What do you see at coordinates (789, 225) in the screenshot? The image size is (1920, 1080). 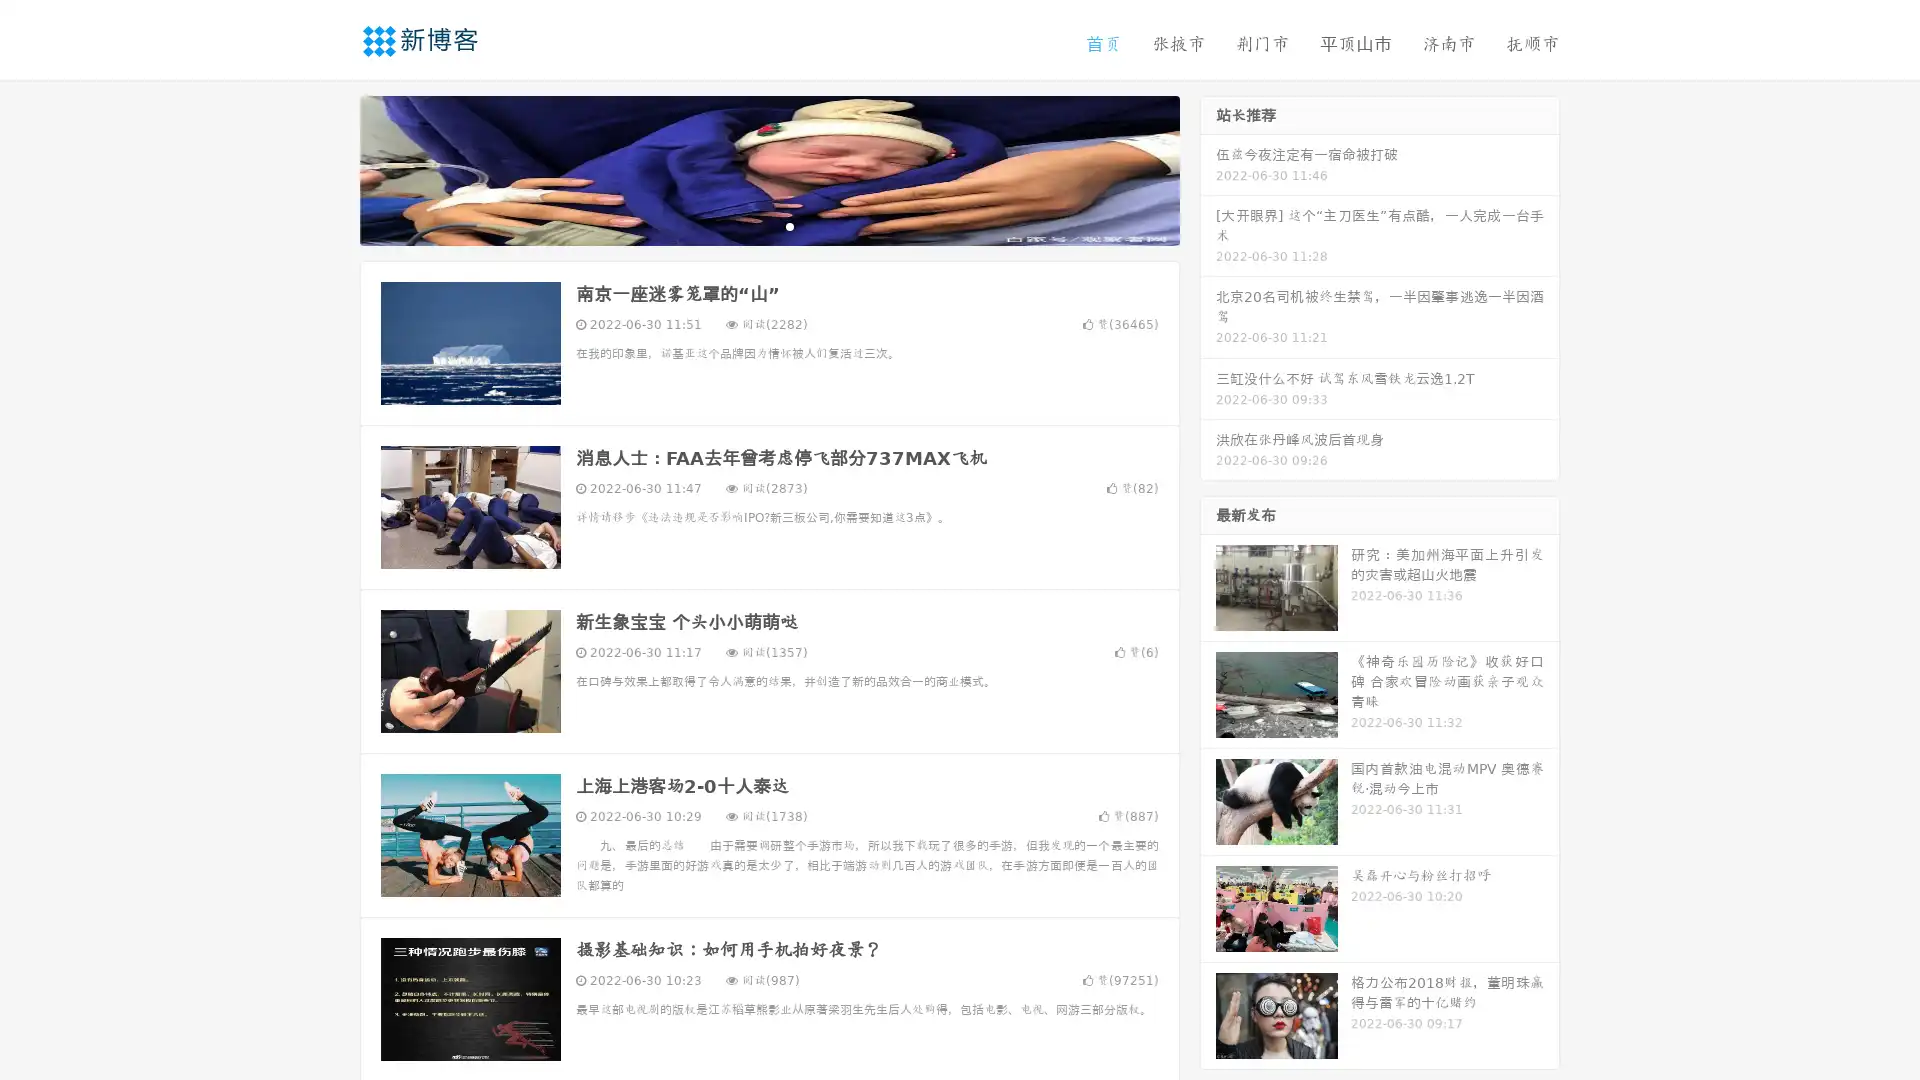 I see `Go to slide 3` at bounding box center [789, 225].